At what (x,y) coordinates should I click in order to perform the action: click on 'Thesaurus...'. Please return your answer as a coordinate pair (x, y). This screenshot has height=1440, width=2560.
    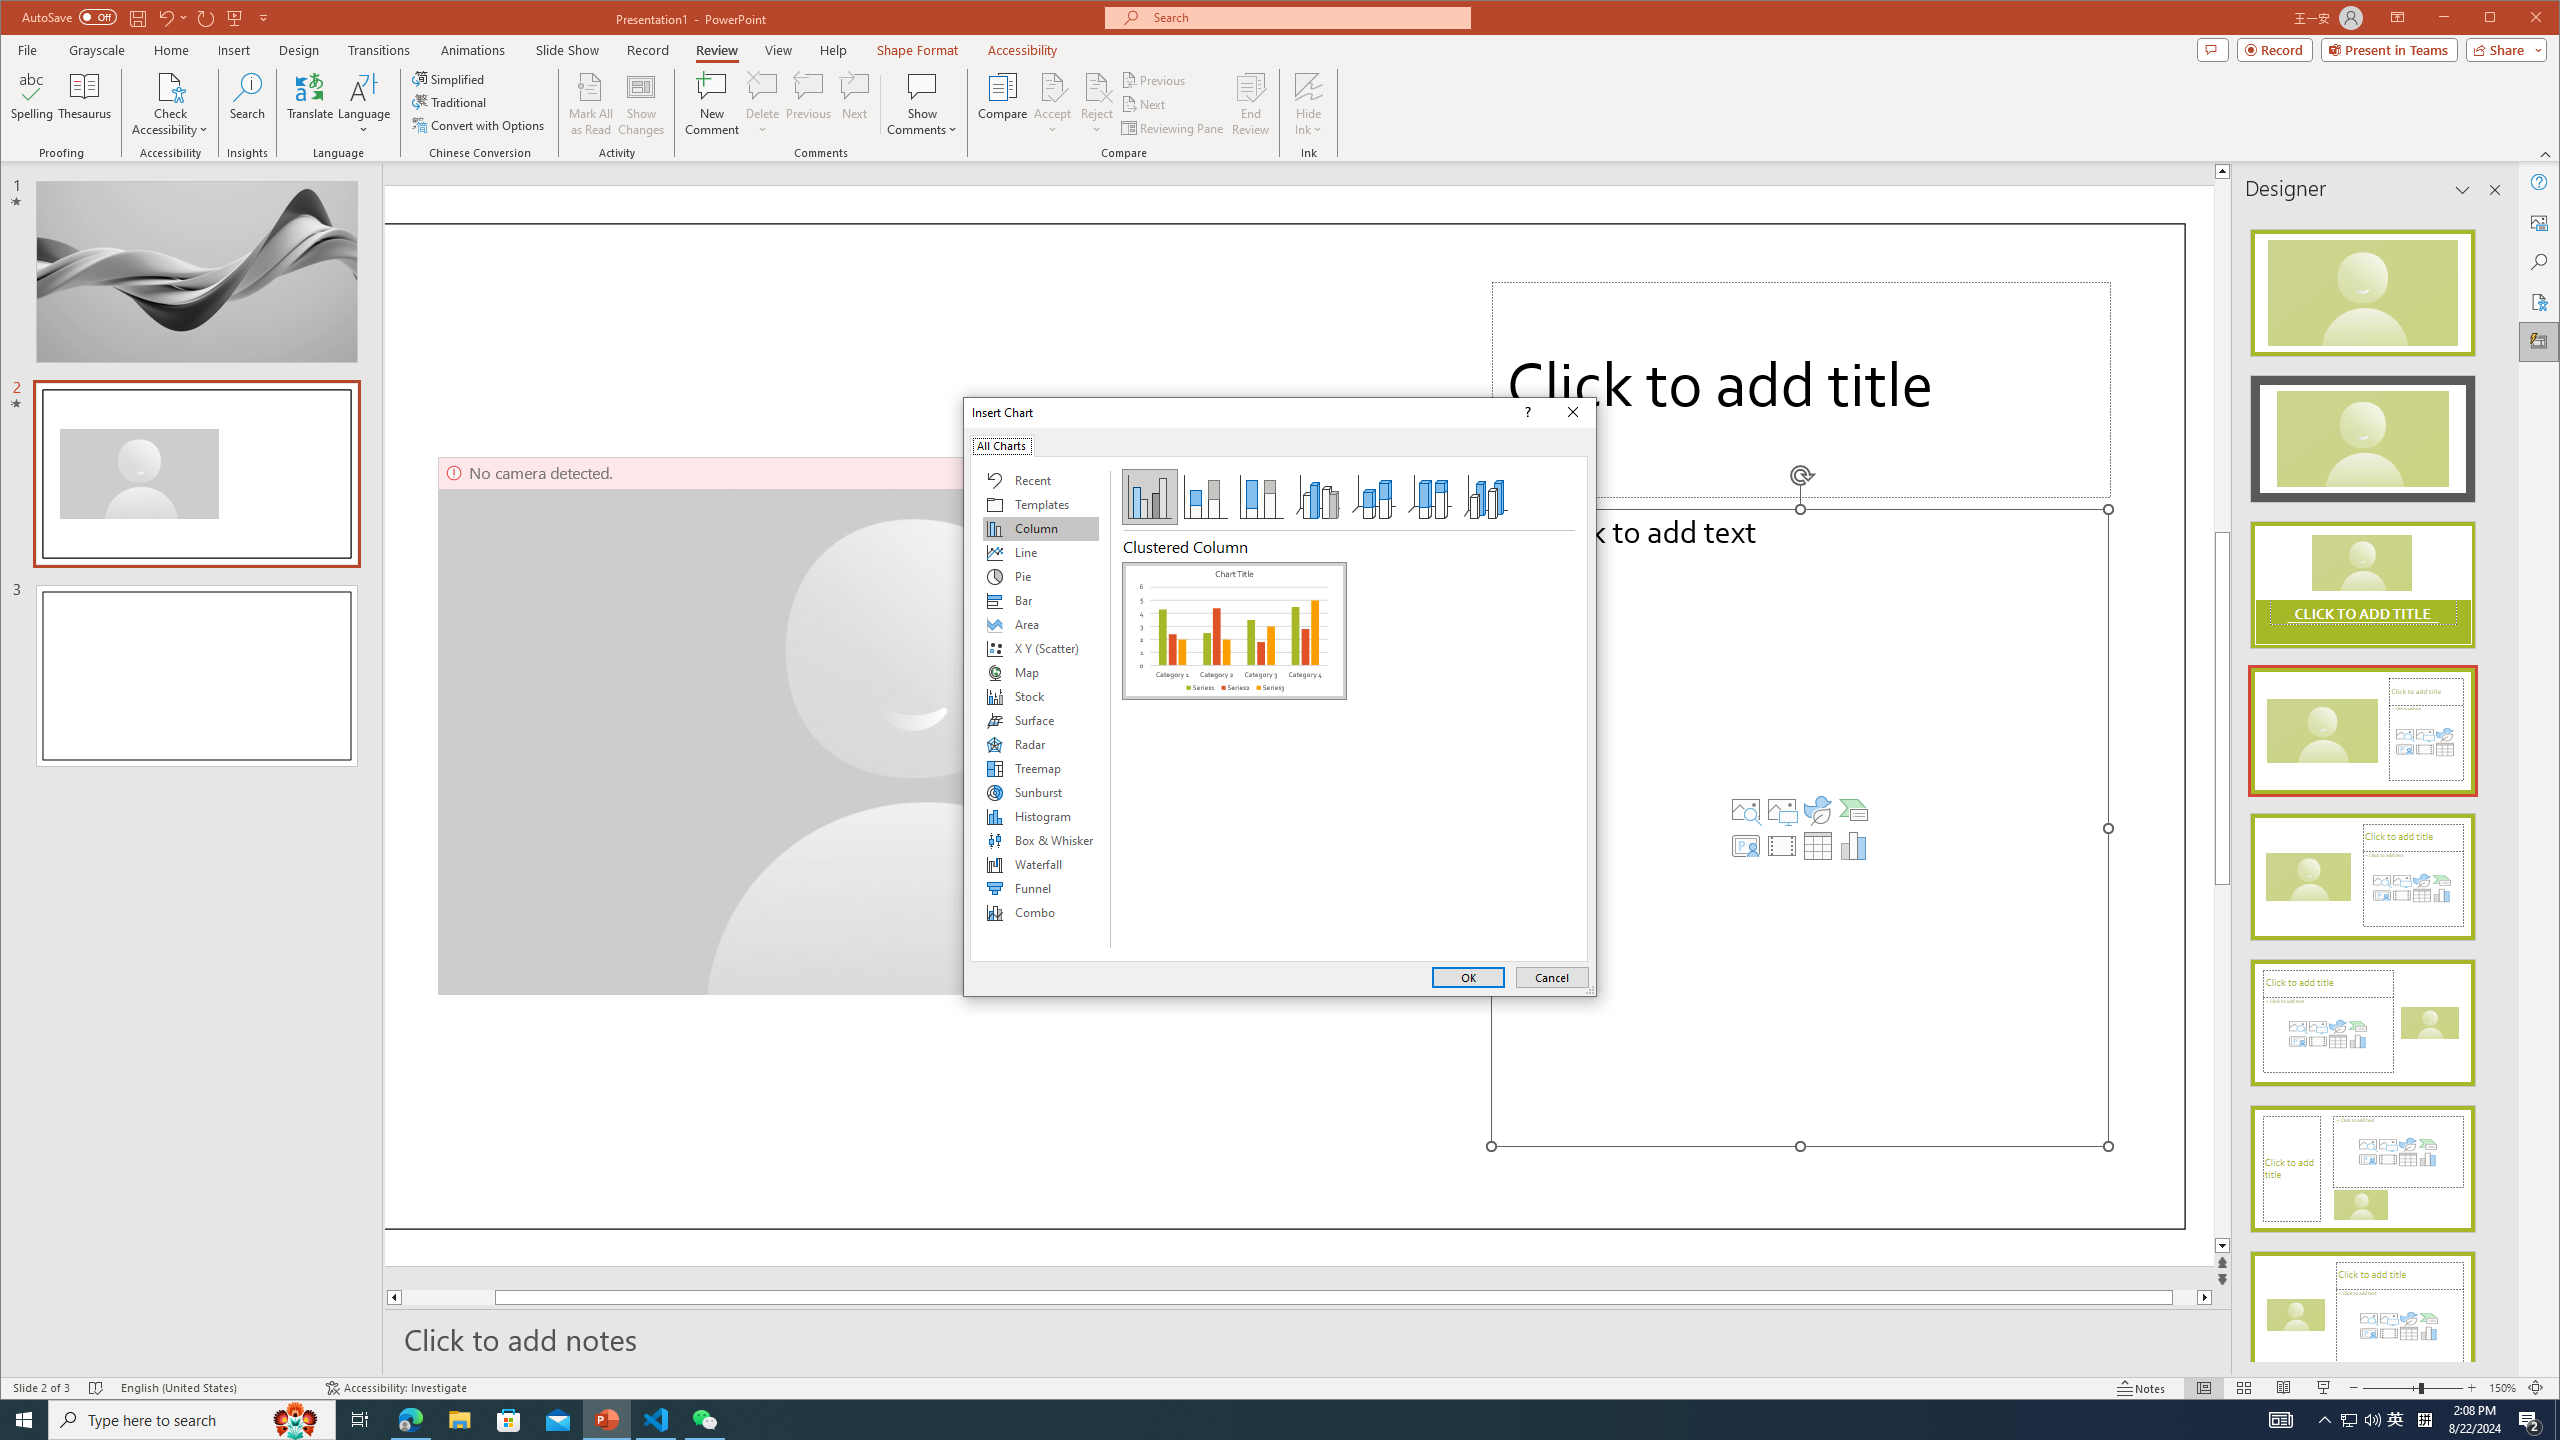
    Looking at the image, I should click on (85, 103).